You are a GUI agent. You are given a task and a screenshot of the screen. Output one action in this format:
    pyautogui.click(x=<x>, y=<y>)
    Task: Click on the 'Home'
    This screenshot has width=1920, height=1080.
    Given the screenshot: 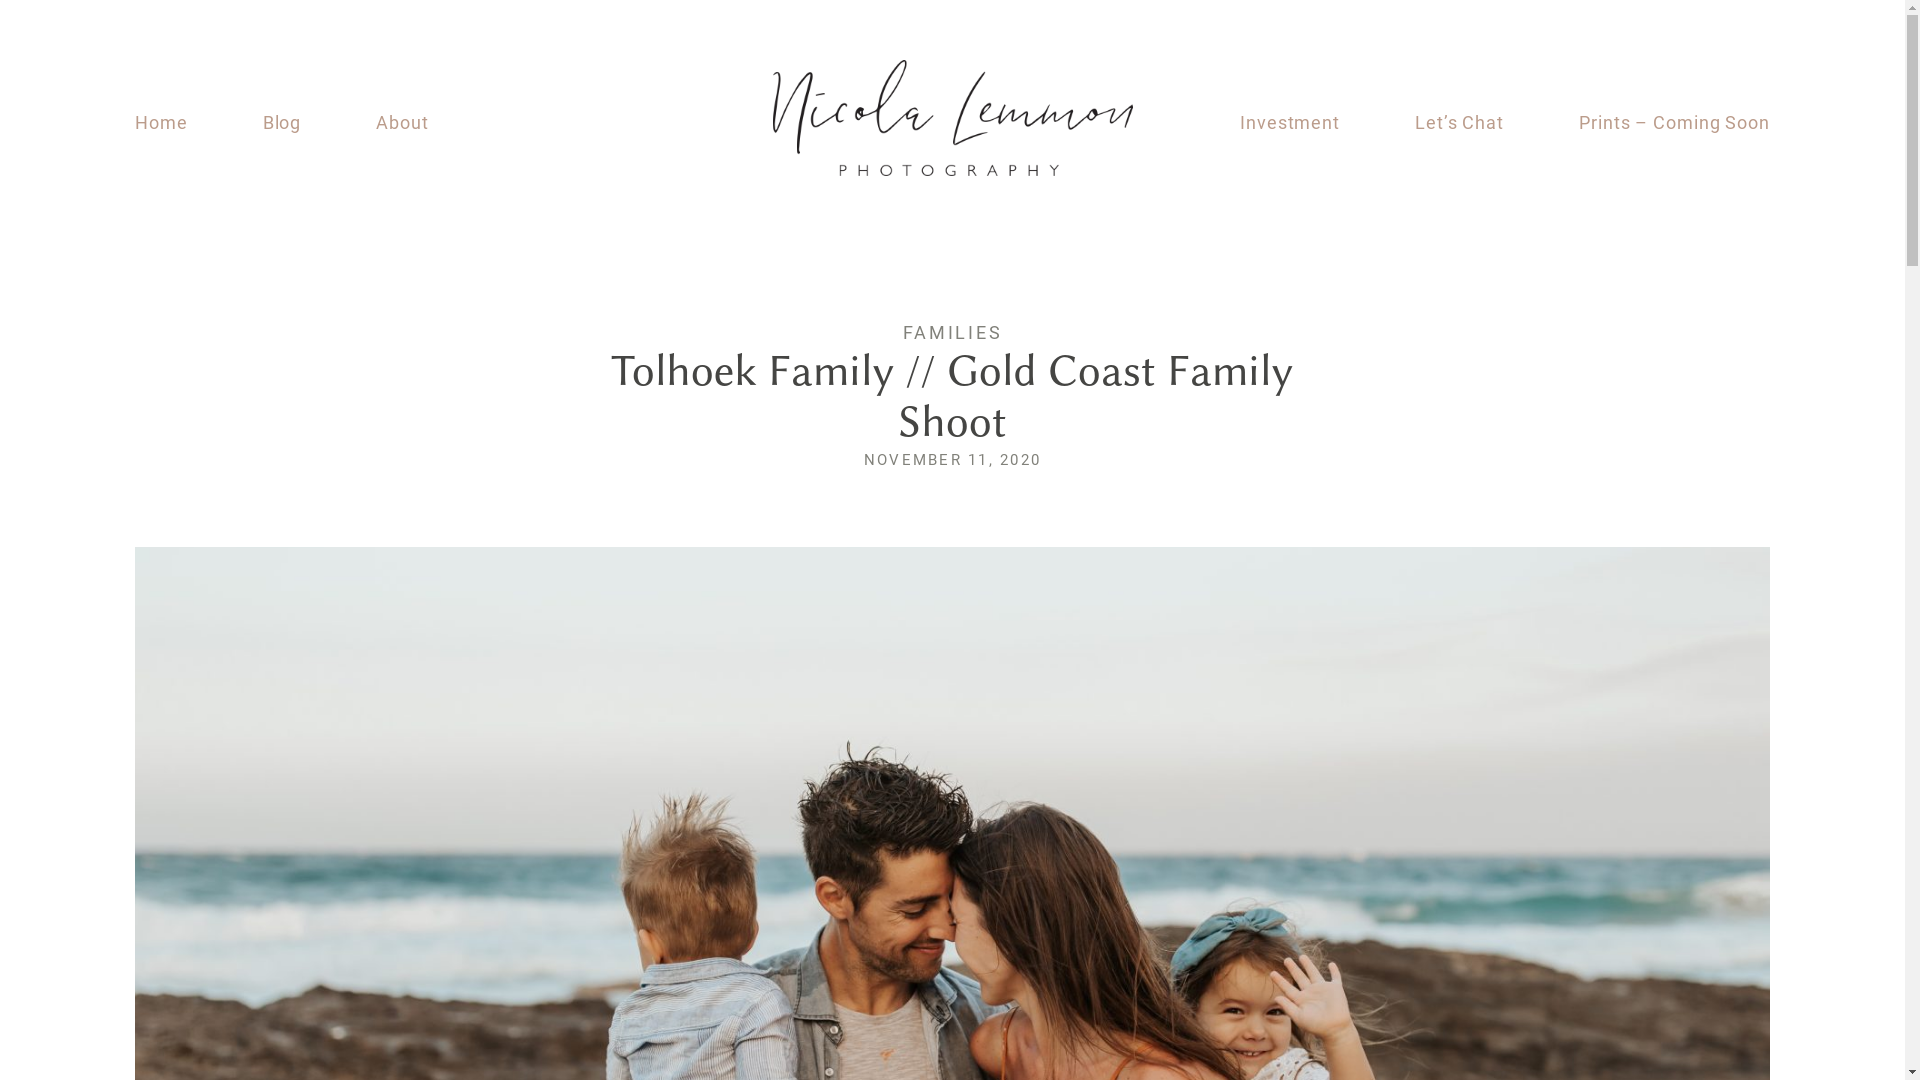 What is the action you would take?
    pyautogui.click(x=161, y=123)
    